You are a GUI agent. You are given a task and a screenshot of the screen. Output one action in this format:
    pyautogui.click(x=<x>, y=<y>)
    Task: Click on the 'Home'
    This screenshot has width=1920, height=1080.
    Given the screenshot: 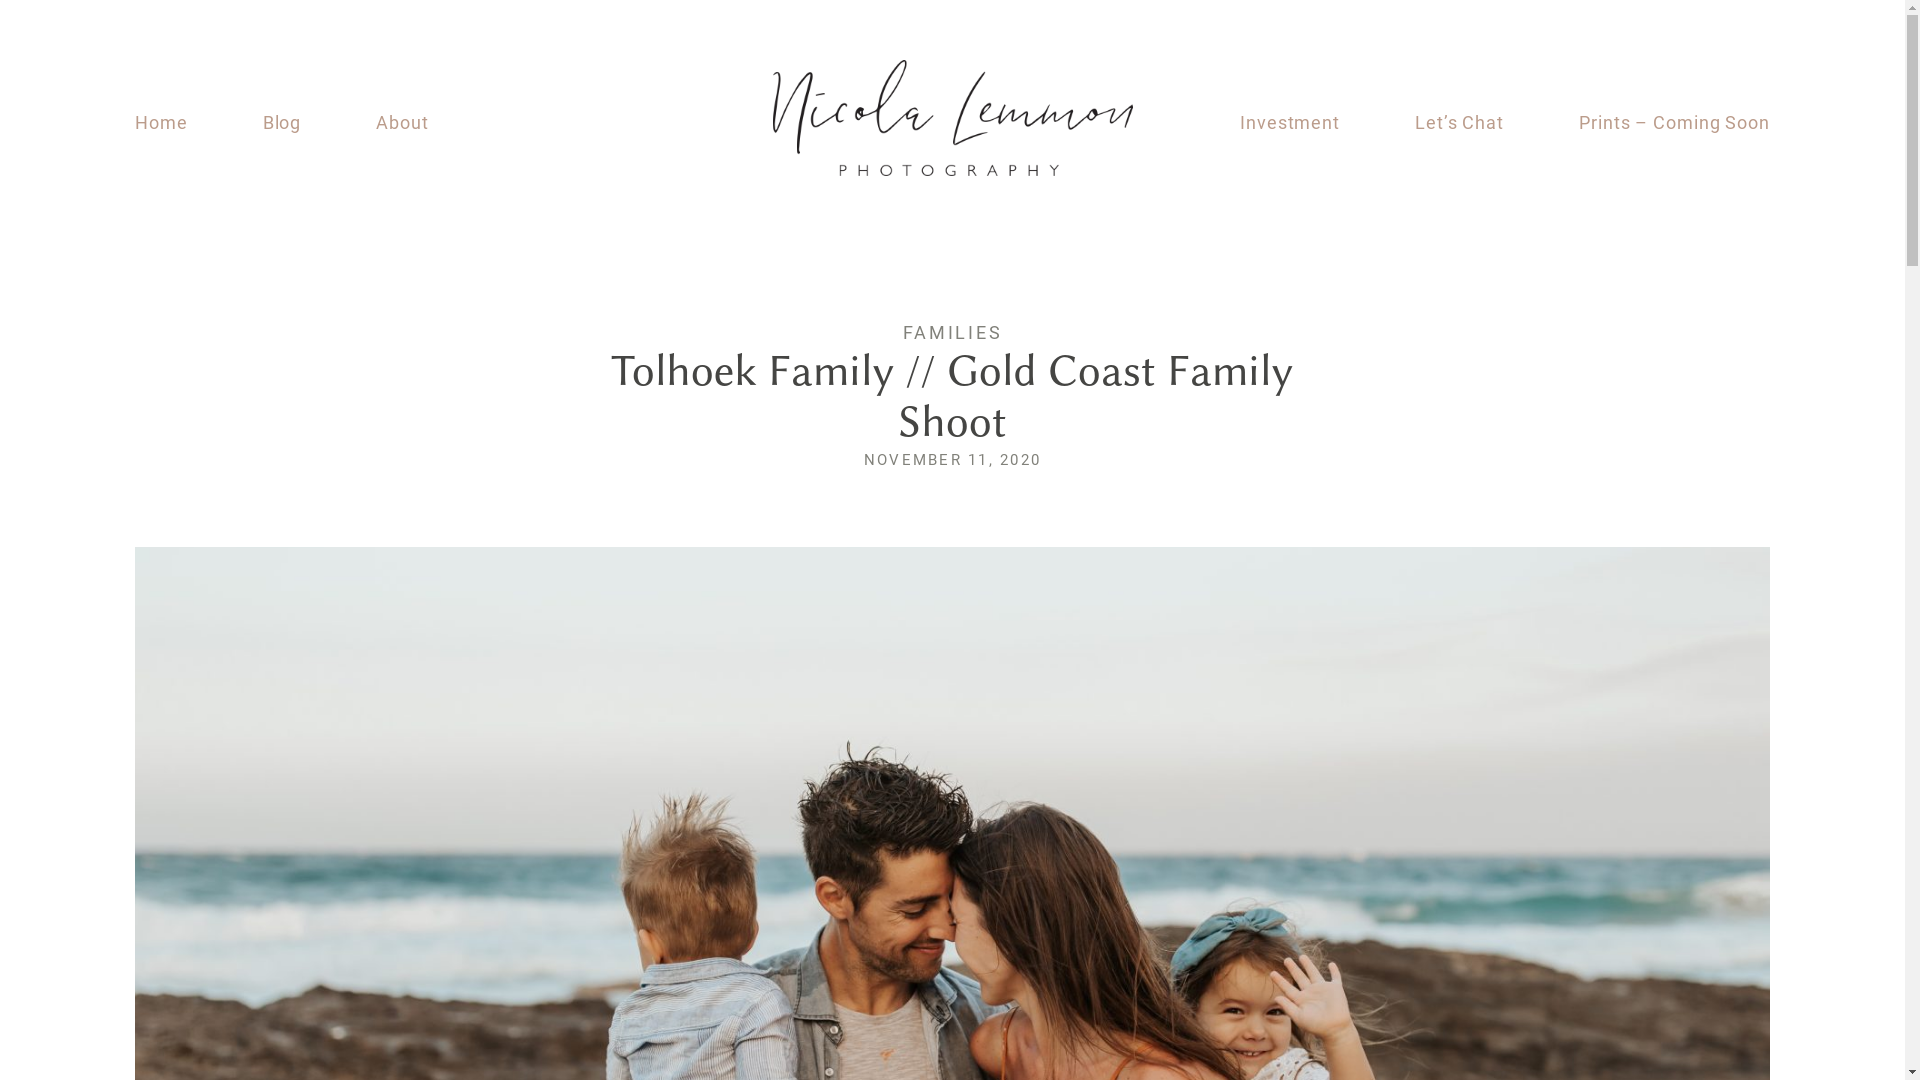 What is the action you would take?
    pyautogui.click(x=161, y=123)
    